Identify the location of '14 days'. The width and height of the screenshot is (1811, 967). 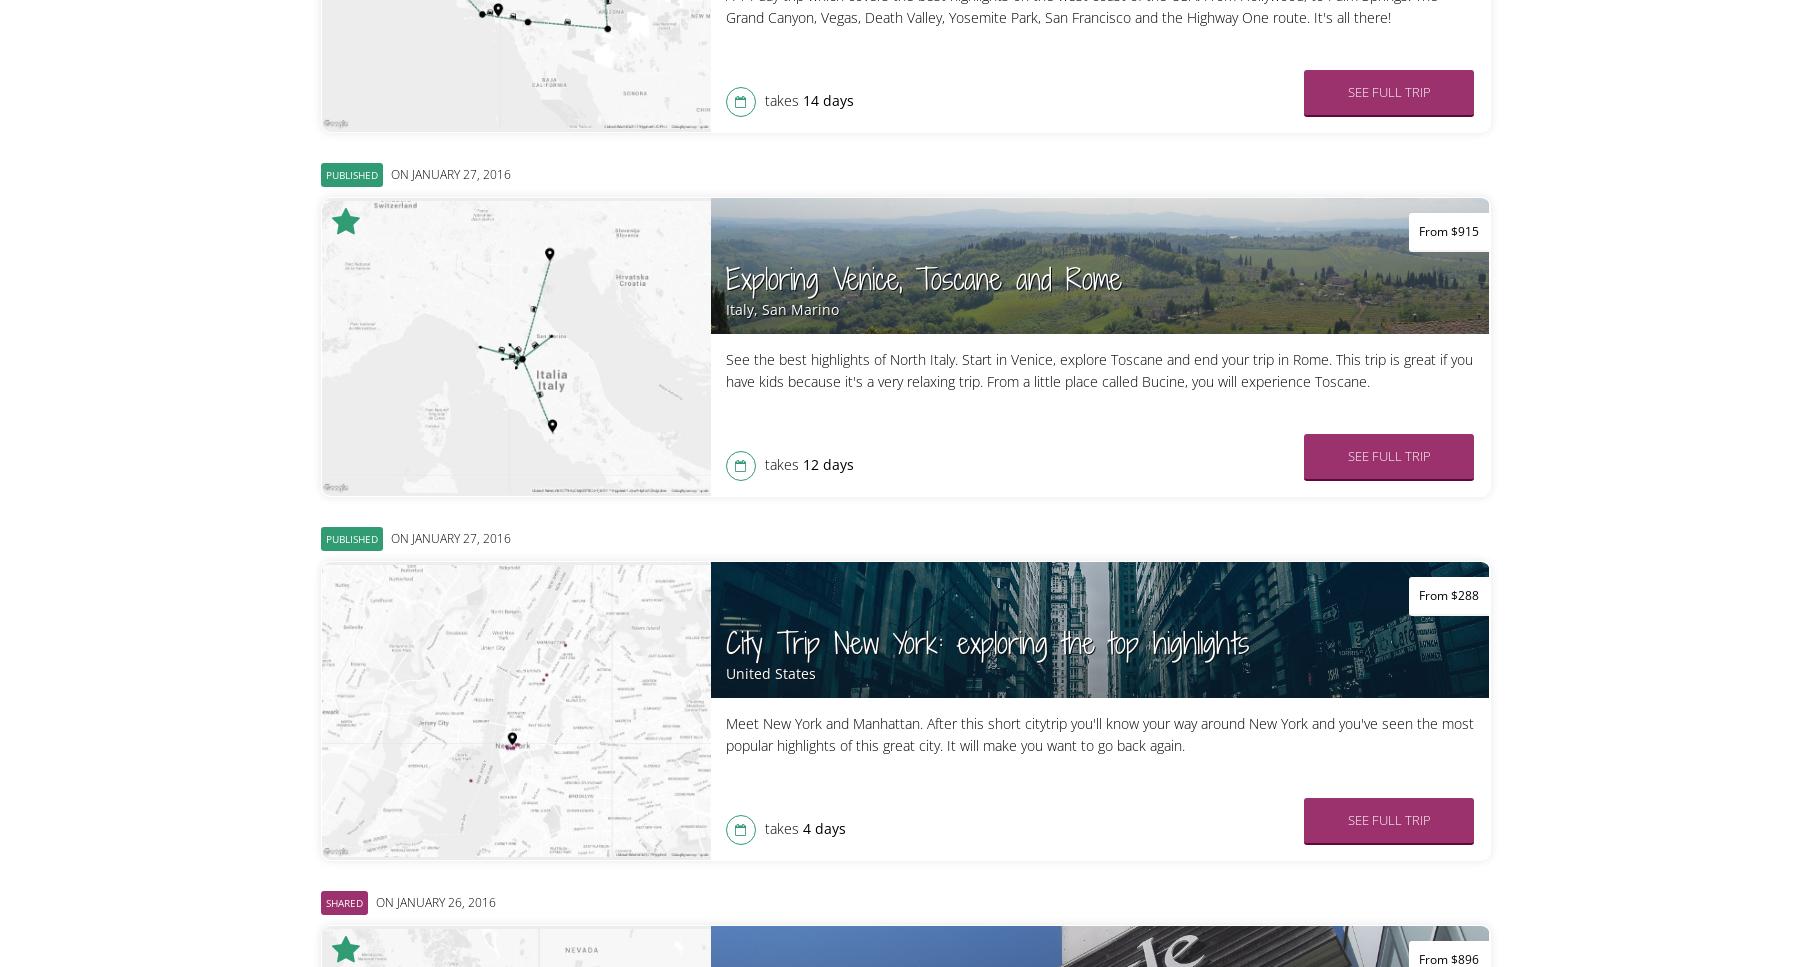
(827, 100).